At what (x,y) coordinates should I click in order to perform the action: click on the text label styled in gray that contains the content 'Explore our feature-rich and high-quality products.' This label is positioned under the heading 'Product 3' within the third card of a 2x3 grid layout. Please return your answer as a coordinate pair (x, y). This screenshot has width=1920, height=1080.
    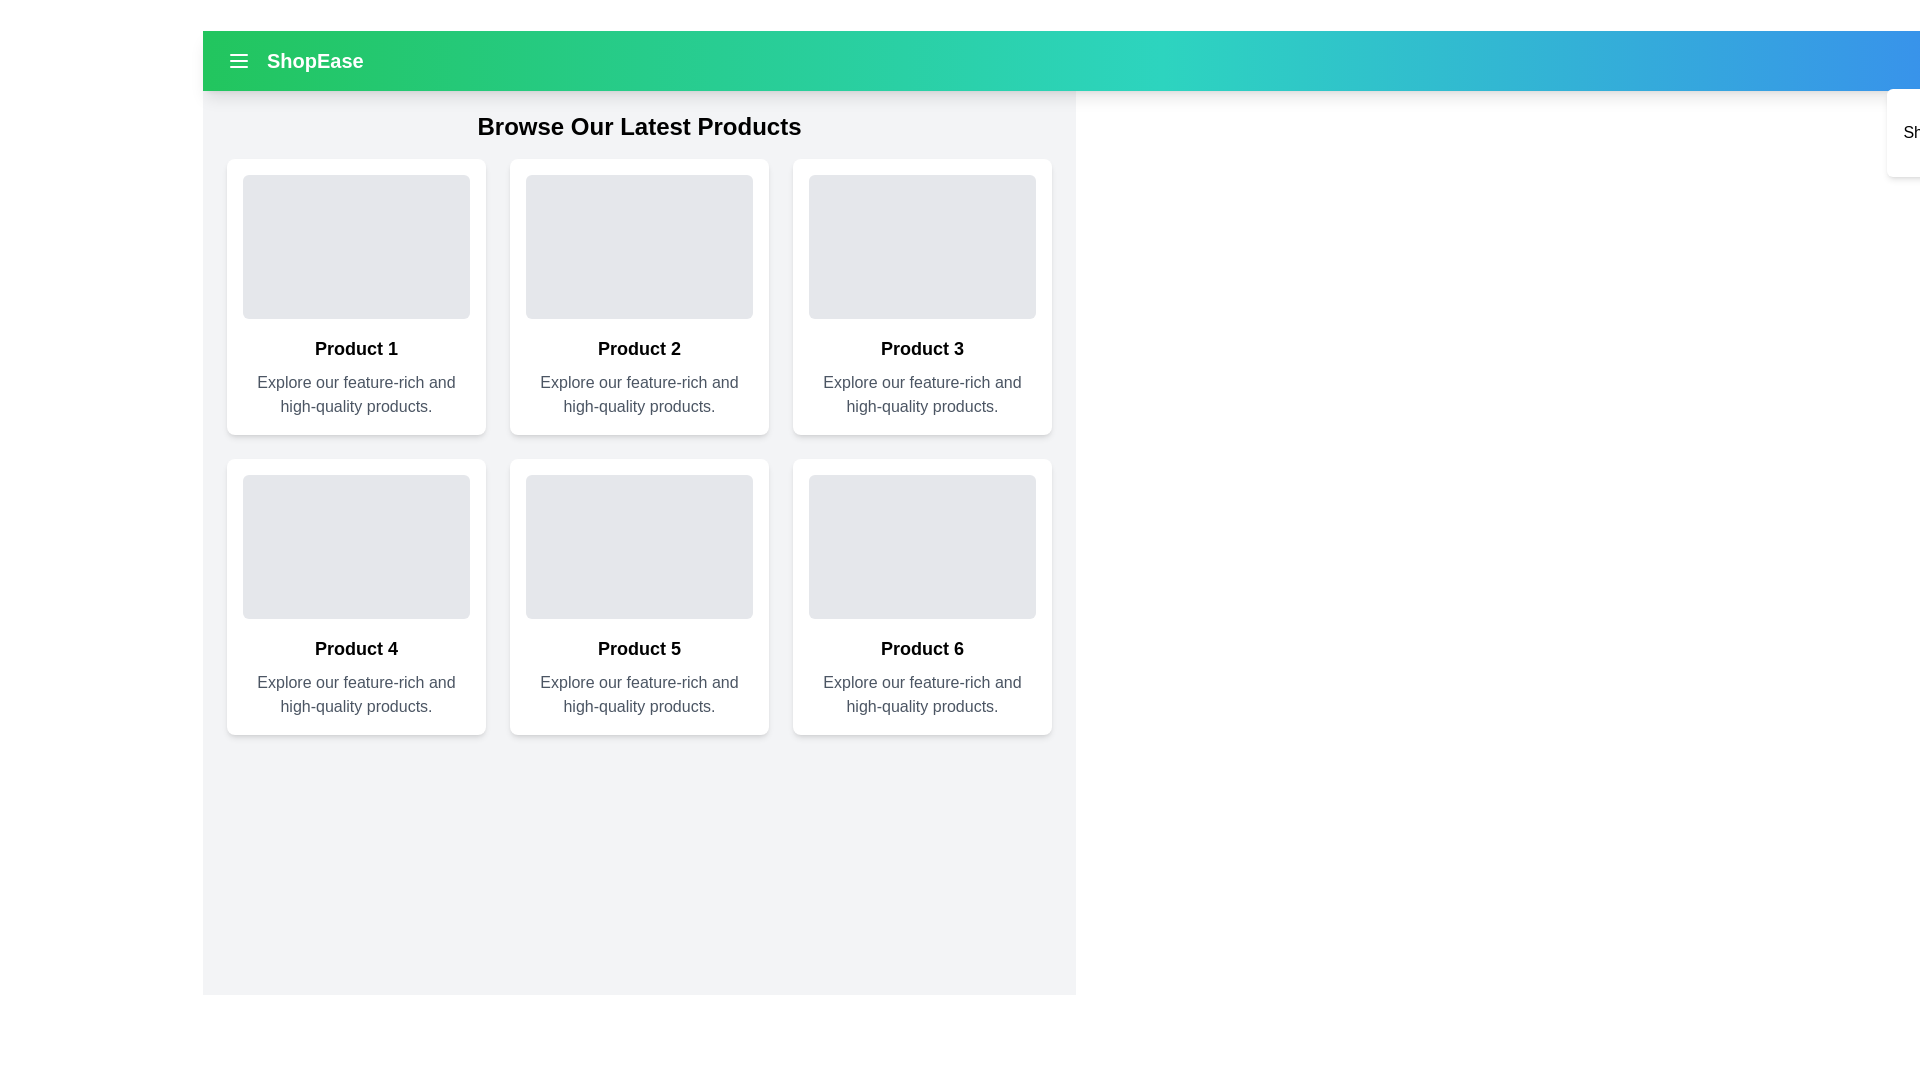
    Looking at the image, I should click on (921, 394).